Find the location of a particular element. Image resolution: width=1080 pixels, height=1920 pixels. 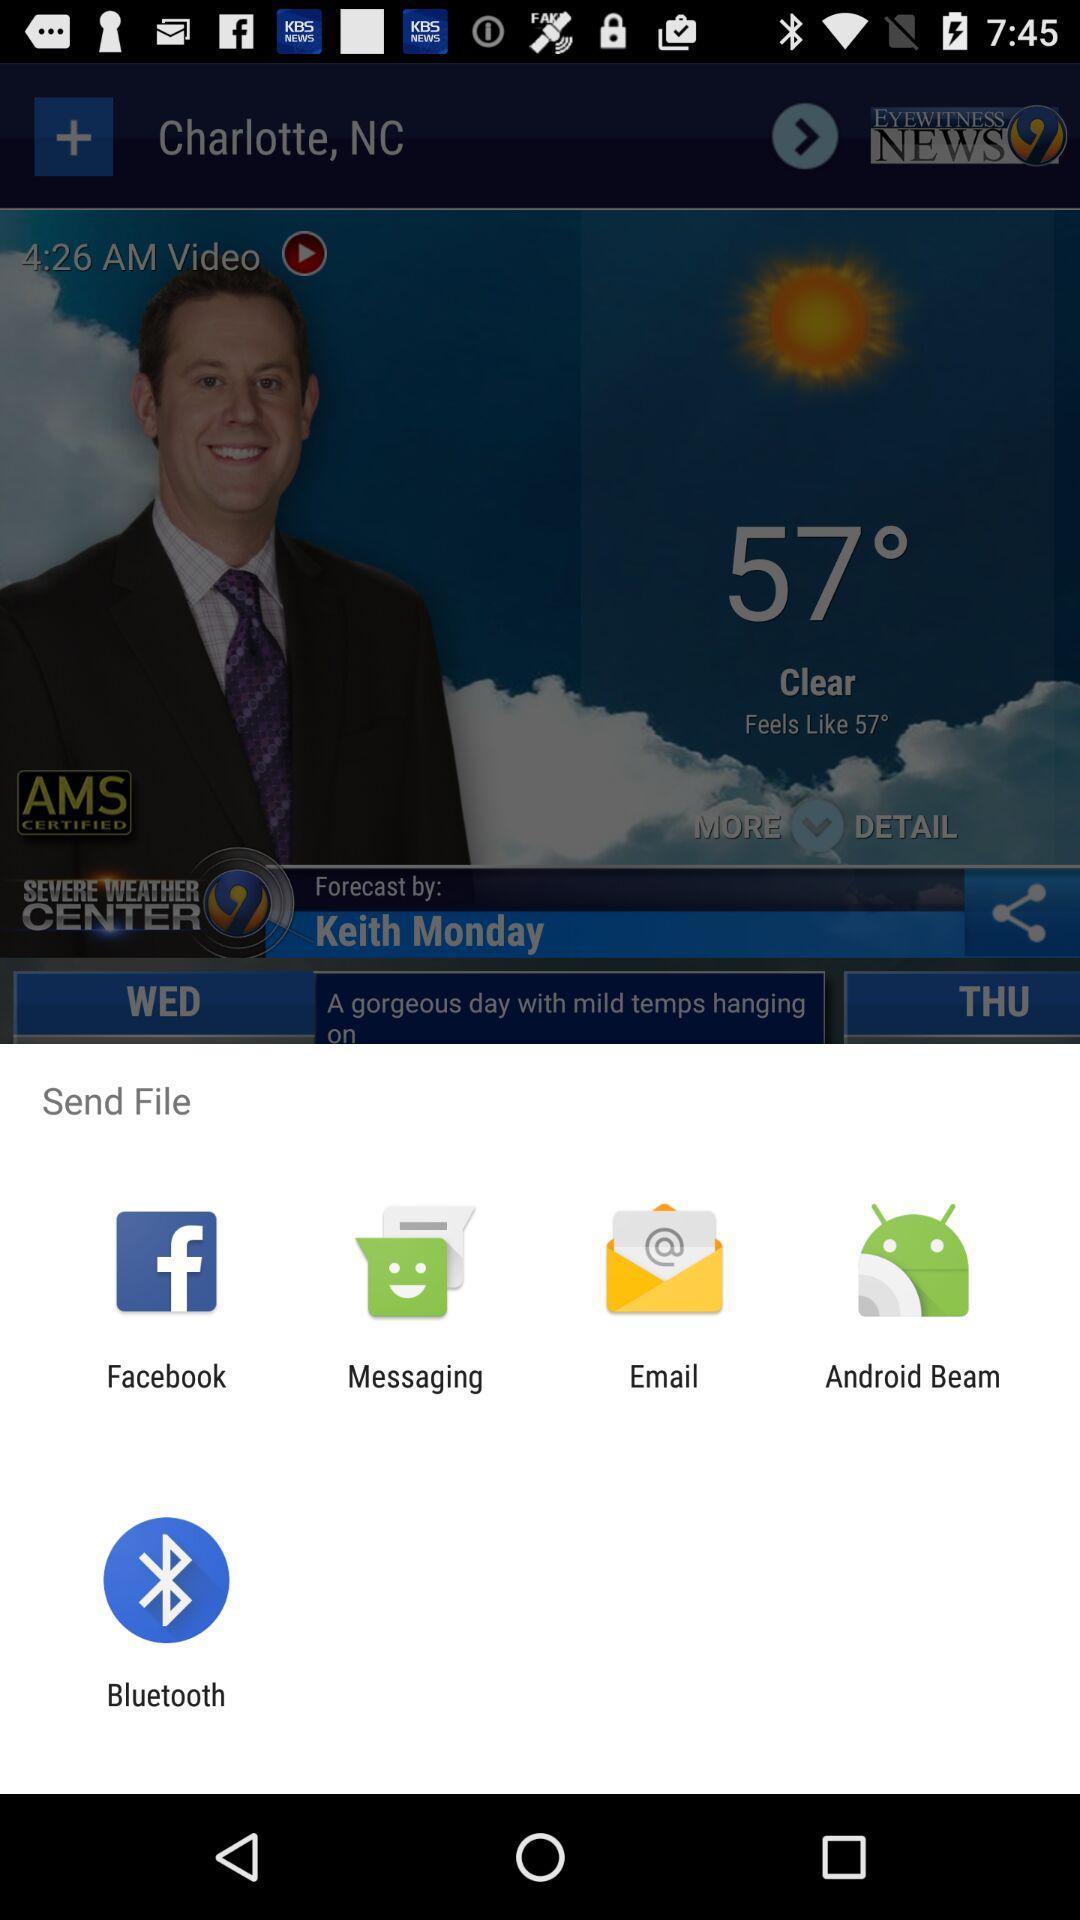

the bluetooth icon is located at coordinates (165, 1711).